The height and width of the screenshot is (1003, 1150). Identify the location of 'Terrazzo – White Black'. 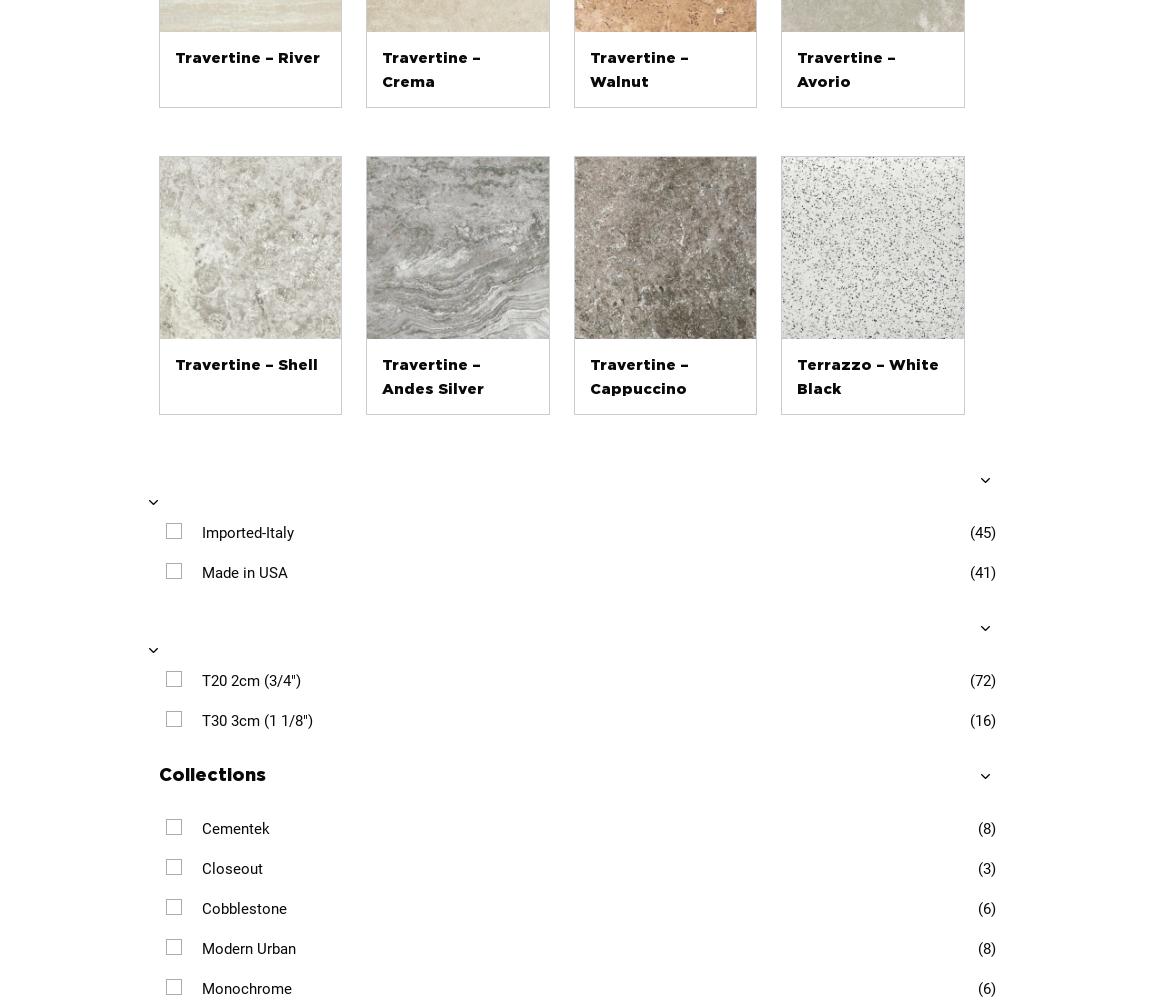
(868, 375).